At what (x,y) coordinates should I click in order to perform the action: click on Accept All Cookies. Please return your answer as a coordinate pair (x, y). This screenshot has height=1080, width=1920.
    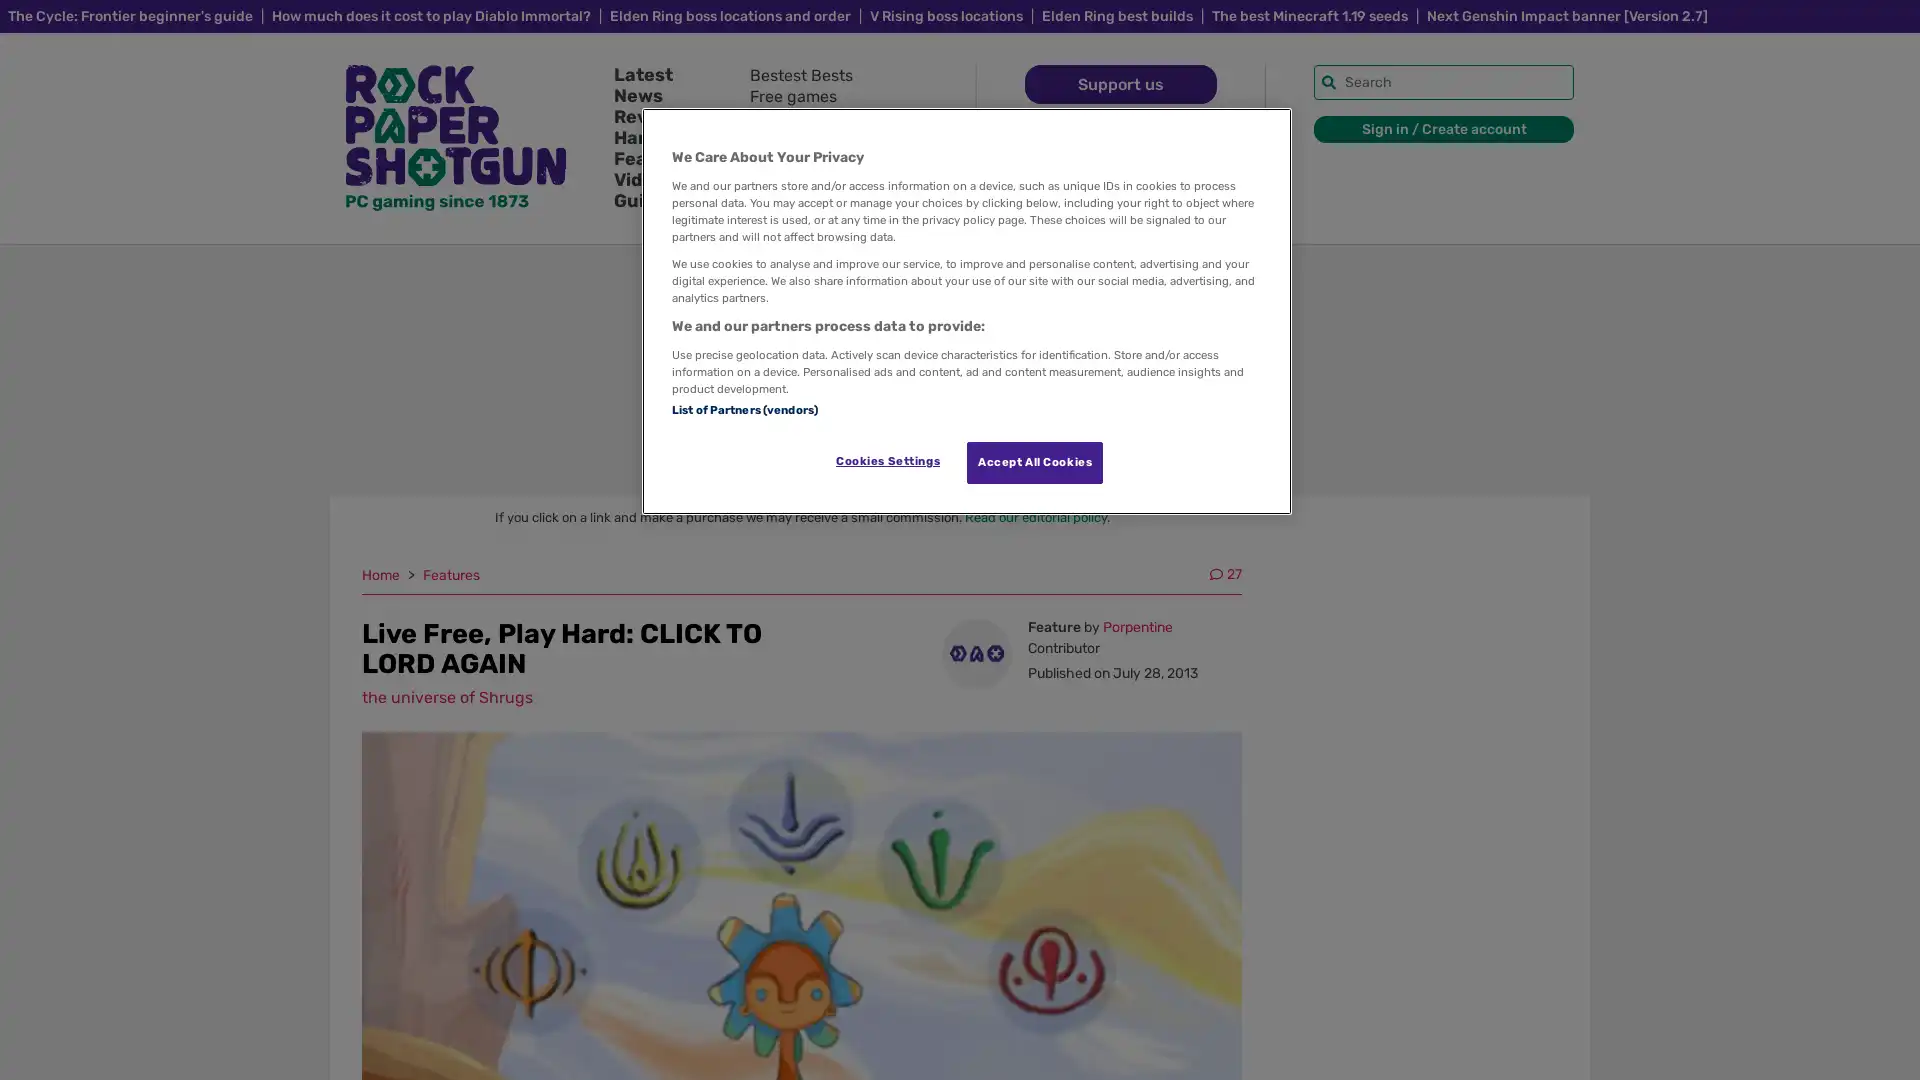
    Looking at the image, I should click on (1035, 462).